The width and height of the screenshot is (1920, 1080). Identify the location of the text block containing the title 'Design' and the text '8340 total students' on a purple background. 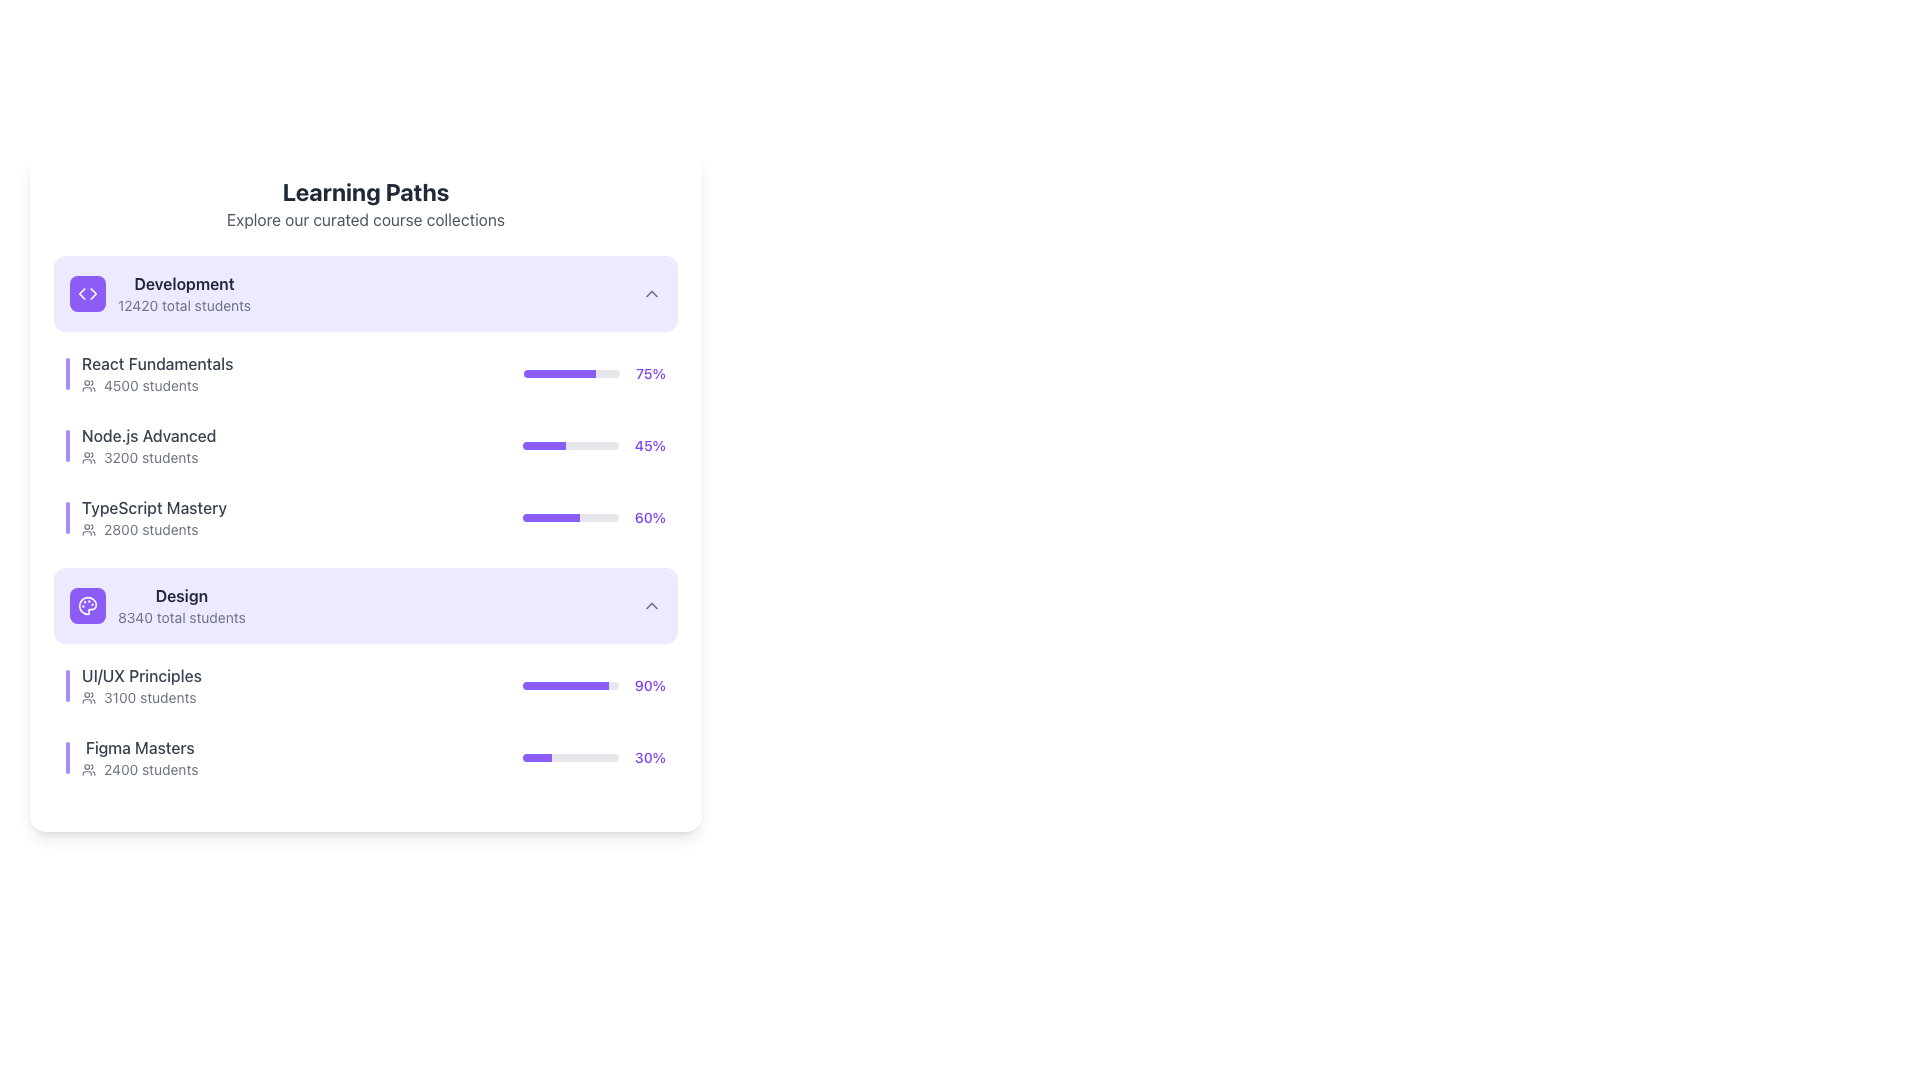
(181, 604).